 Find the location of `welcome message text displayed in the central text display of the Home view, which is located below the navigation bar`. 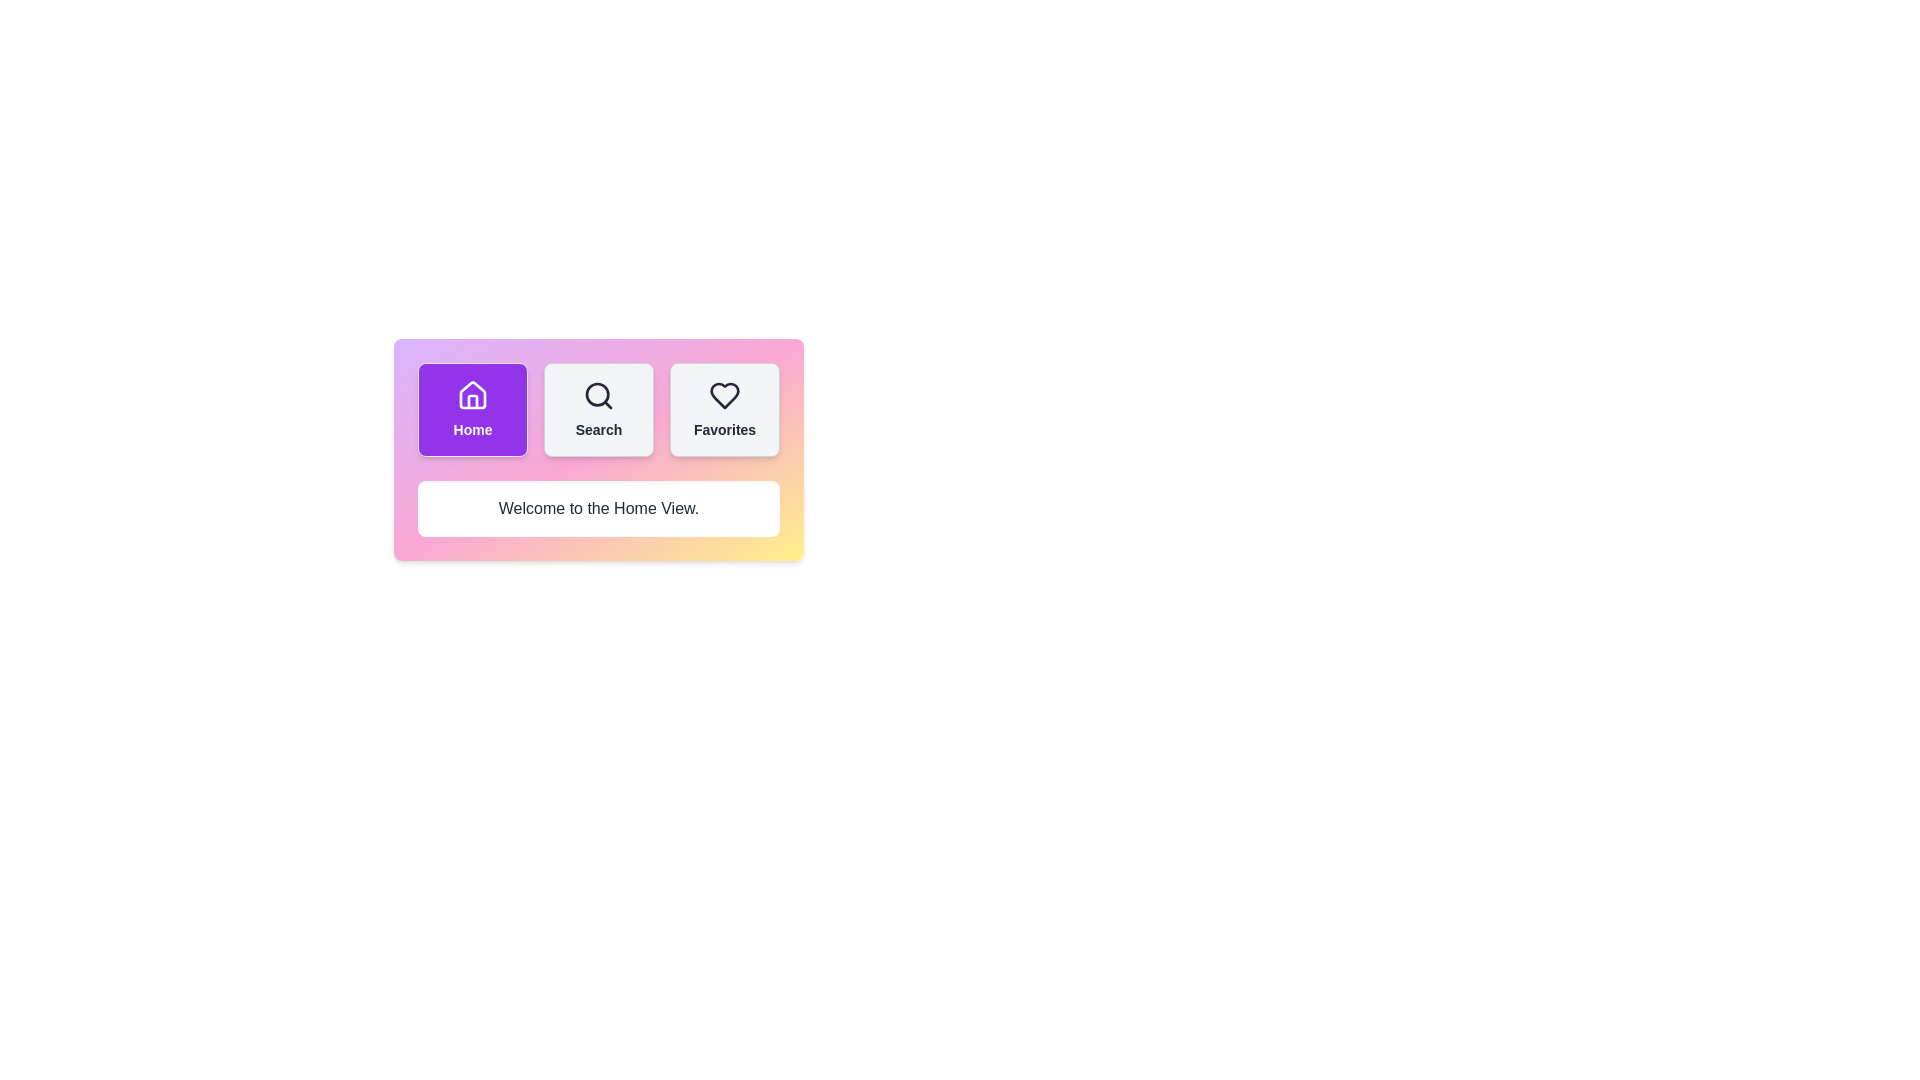

welcome message text displayed in the central text display of the Home view, which is located below the navigation bar is located at coordinates (598, 508).